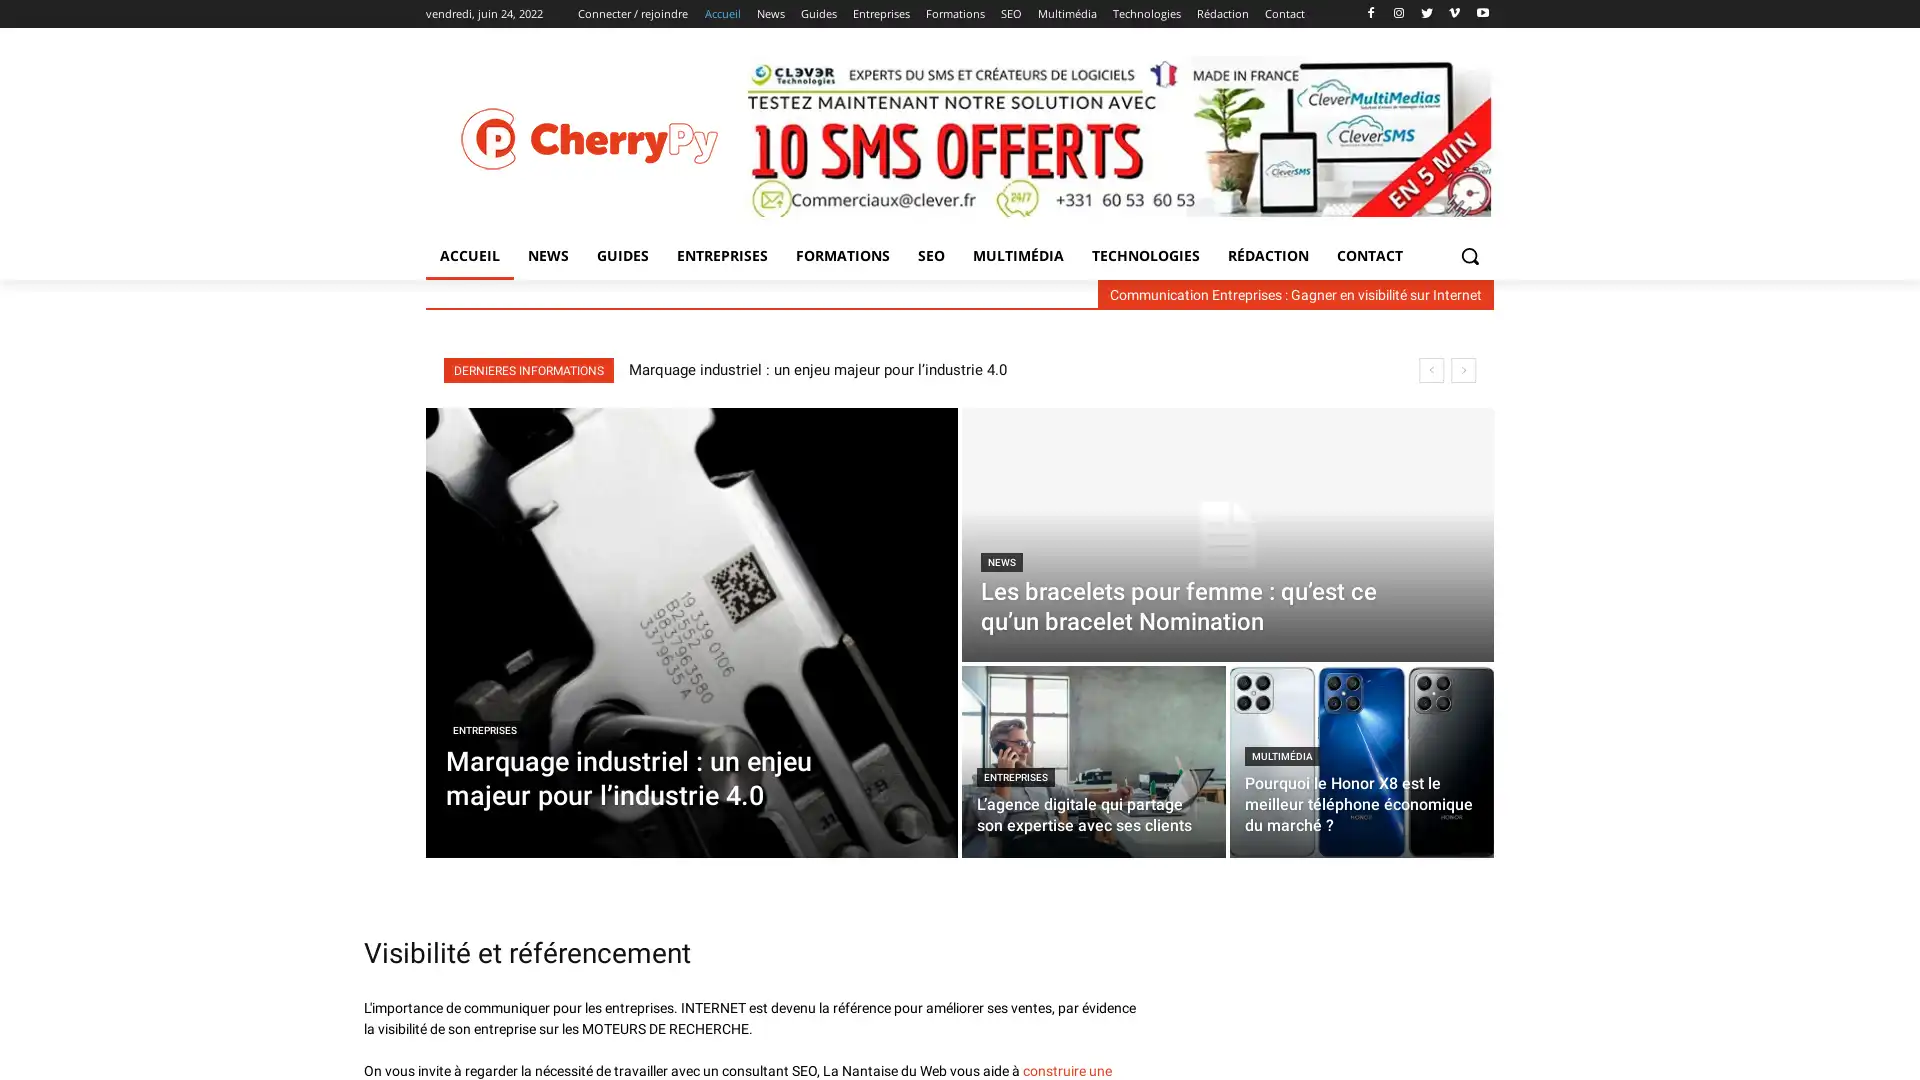  Describe the element at coordinates (1469, 254) in the screenshot. I see `Search` at that location.